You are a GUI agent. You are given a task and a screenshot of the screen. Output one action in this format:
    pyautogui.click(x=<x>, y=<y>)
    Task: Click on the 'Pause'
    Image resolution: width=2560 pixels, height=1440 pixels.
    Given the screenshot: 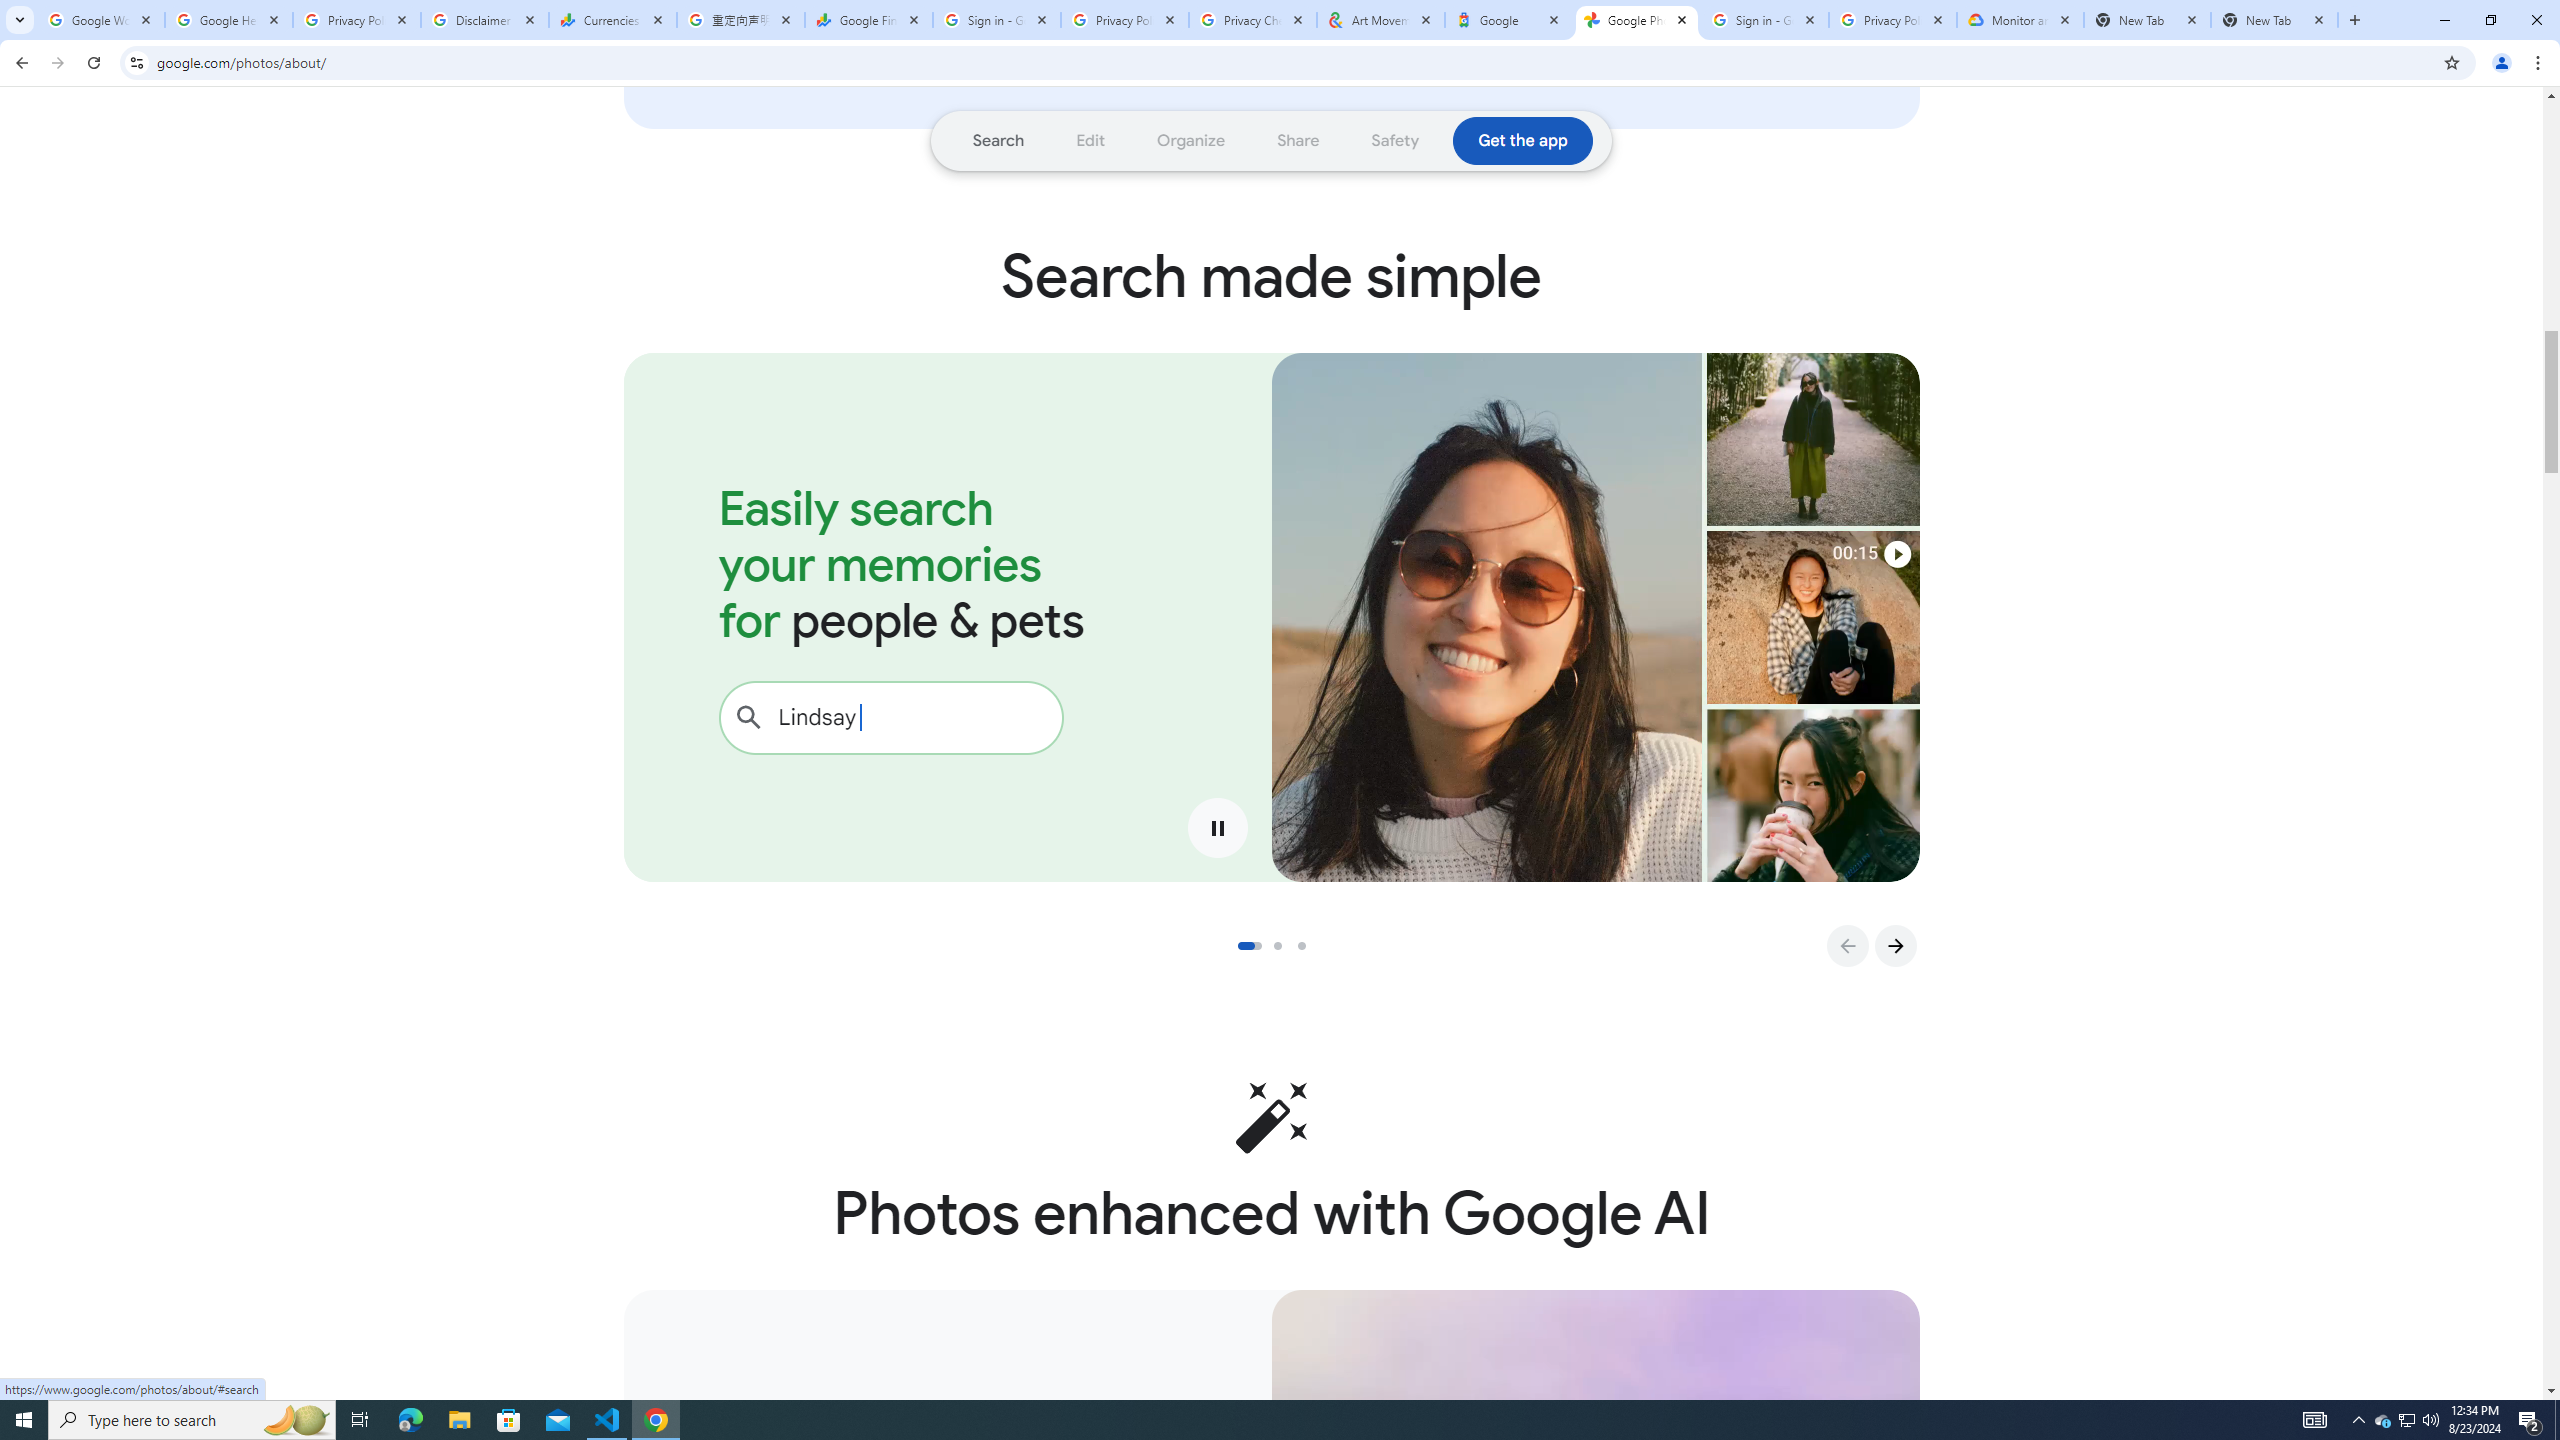 What is the action you would take?
    pyautogui.click(x=1218, y=827)
    